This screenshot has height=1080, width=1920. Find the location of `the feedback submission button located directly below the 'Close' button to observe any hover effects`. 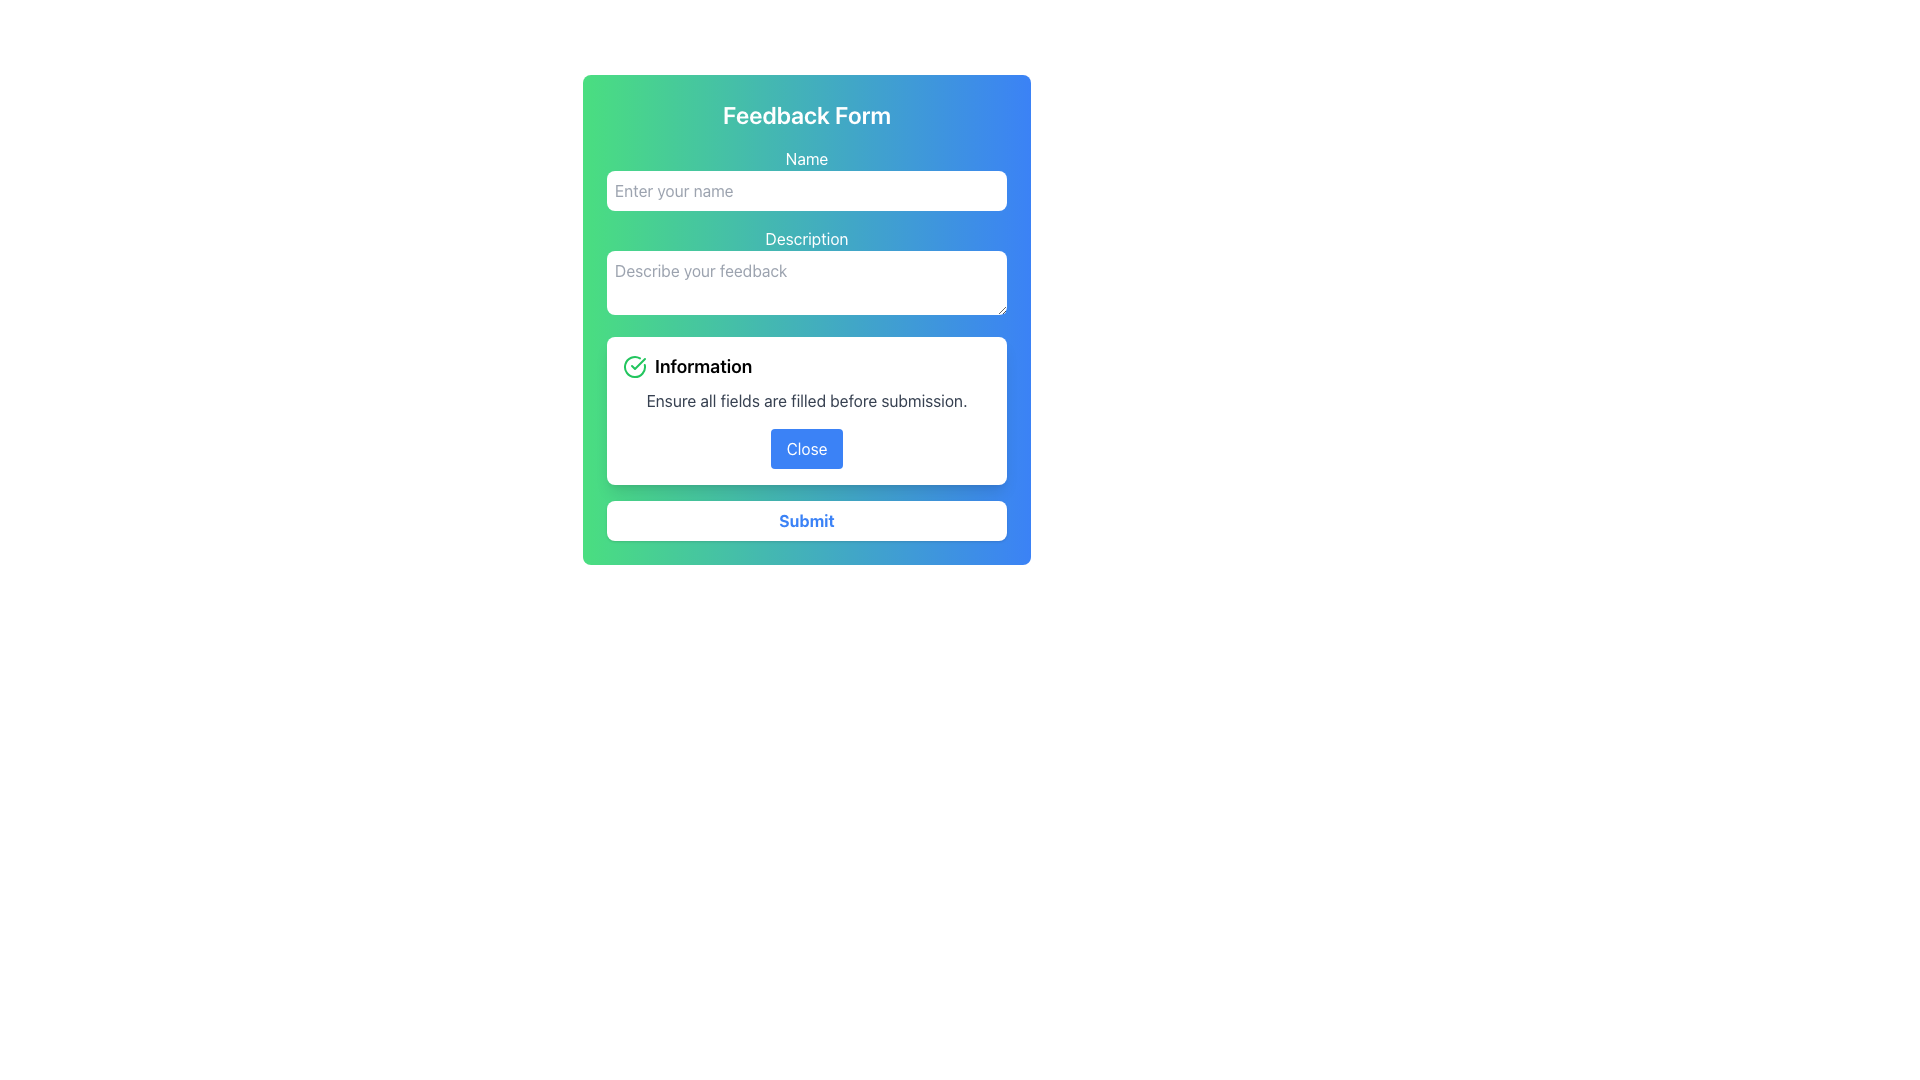

the feedback submission button located directly below the 'Close' button to observe any hover effects is located at coordinates (806, 519).